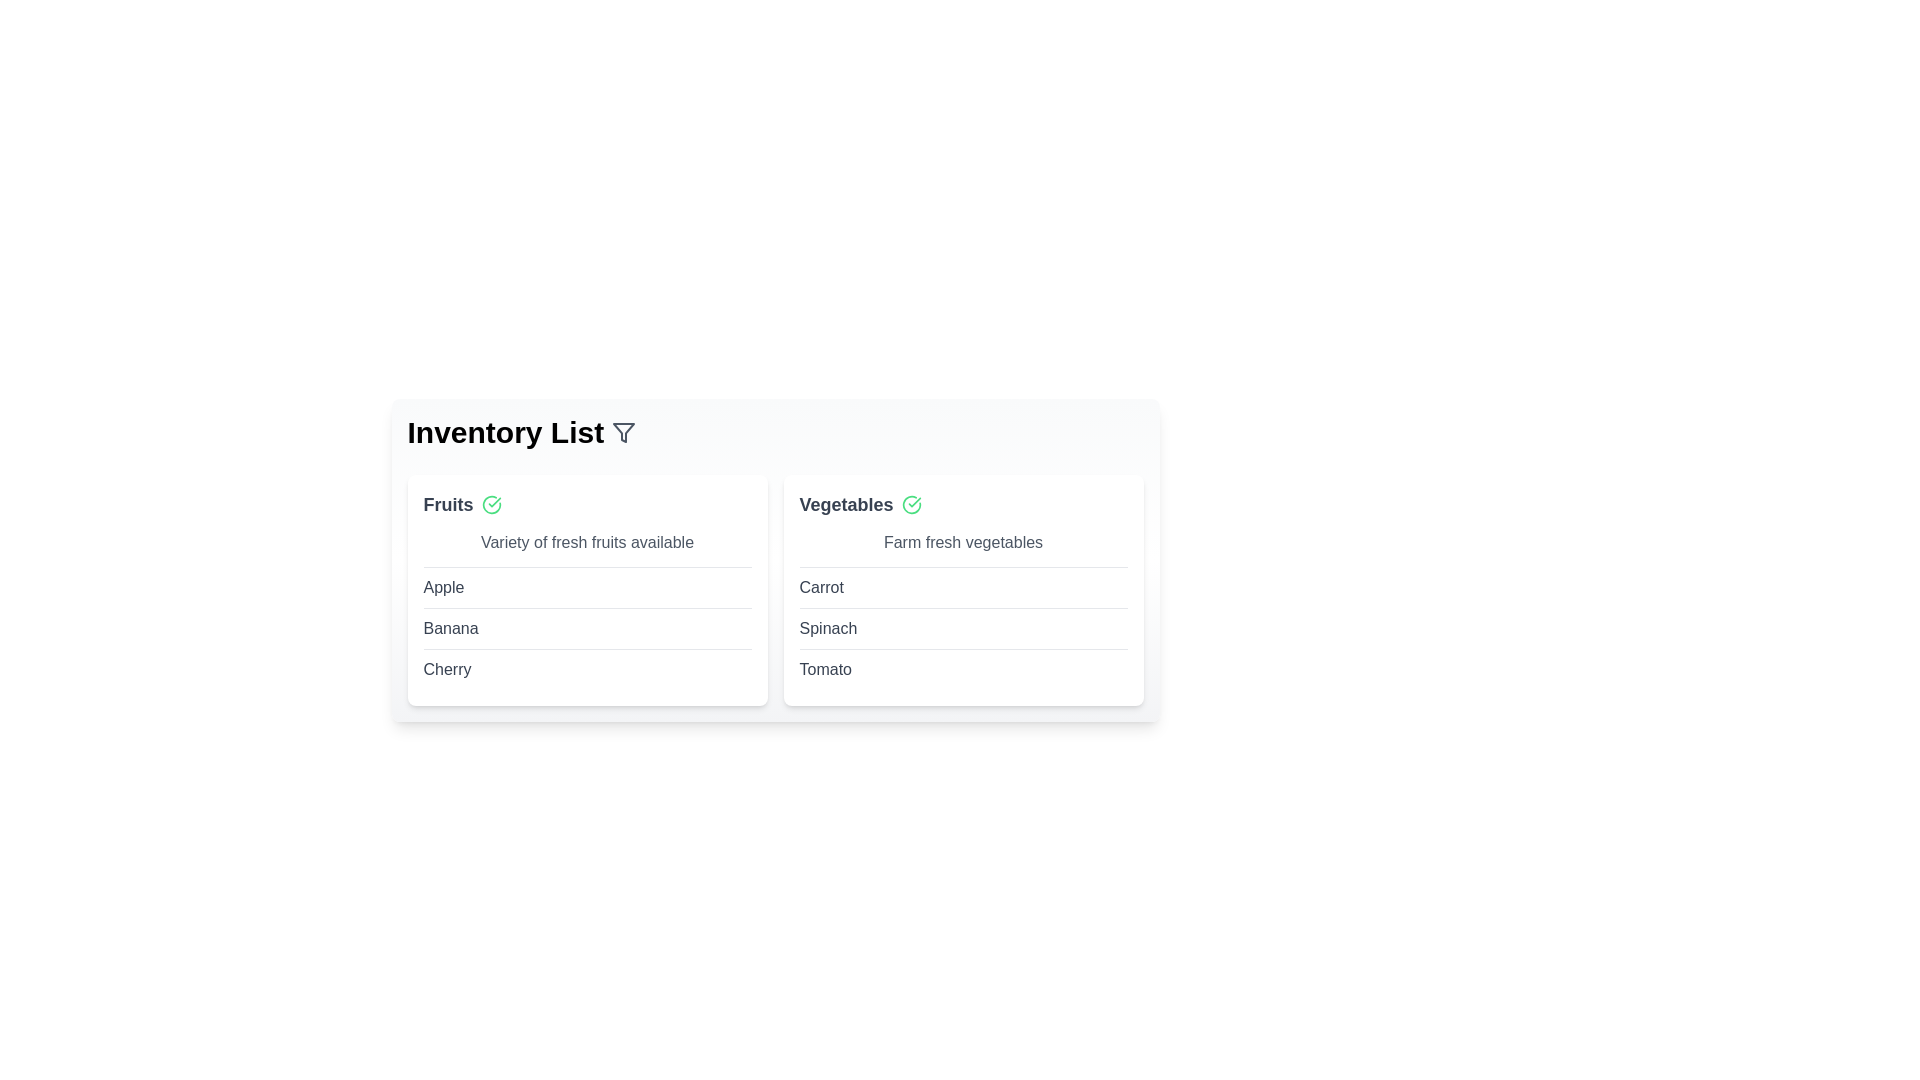  Describe the element at coordinates (446, 670) in the screenshot. I see `the item Cherry in the inventory` at that location.